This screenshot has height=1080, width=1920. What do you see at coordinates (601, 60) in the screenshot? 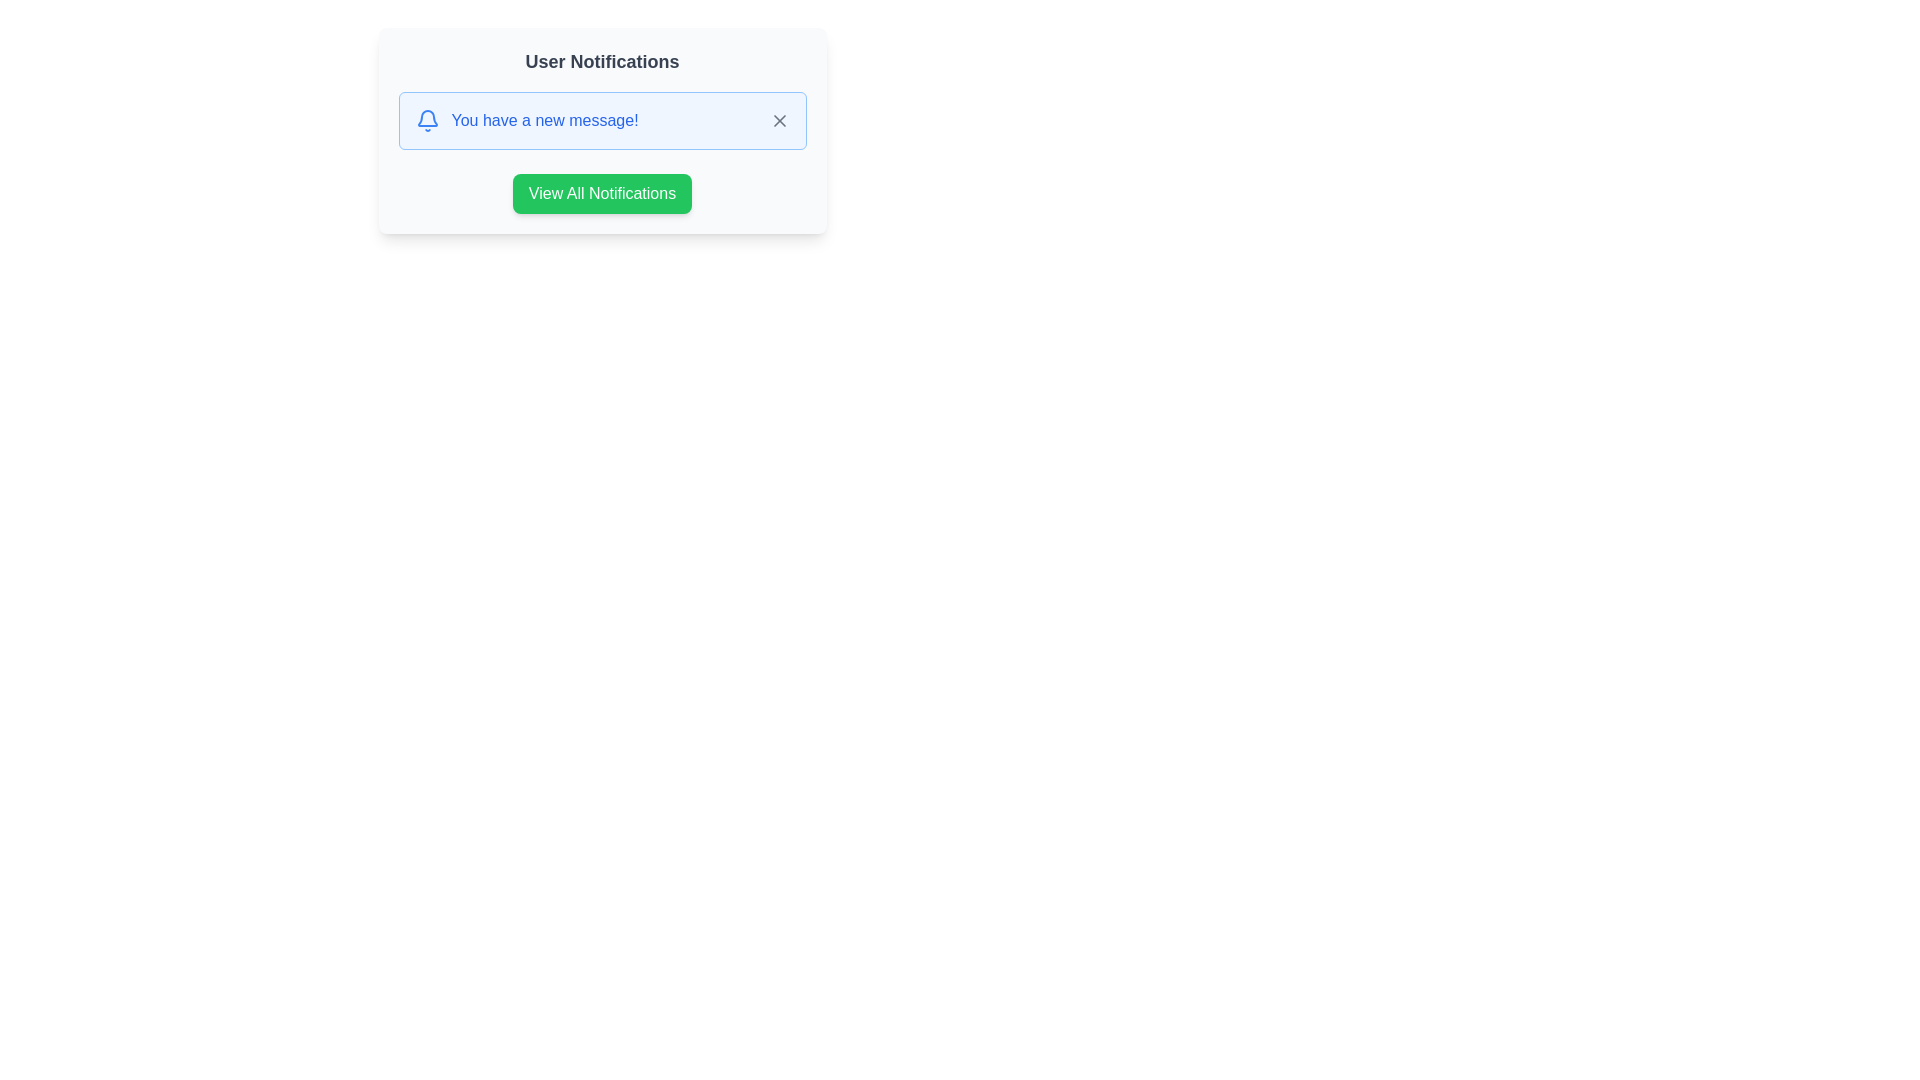
I see `the Text Label element, which serves as the title for the notification card located at the top center of the card` at bounding box center [601, 60].